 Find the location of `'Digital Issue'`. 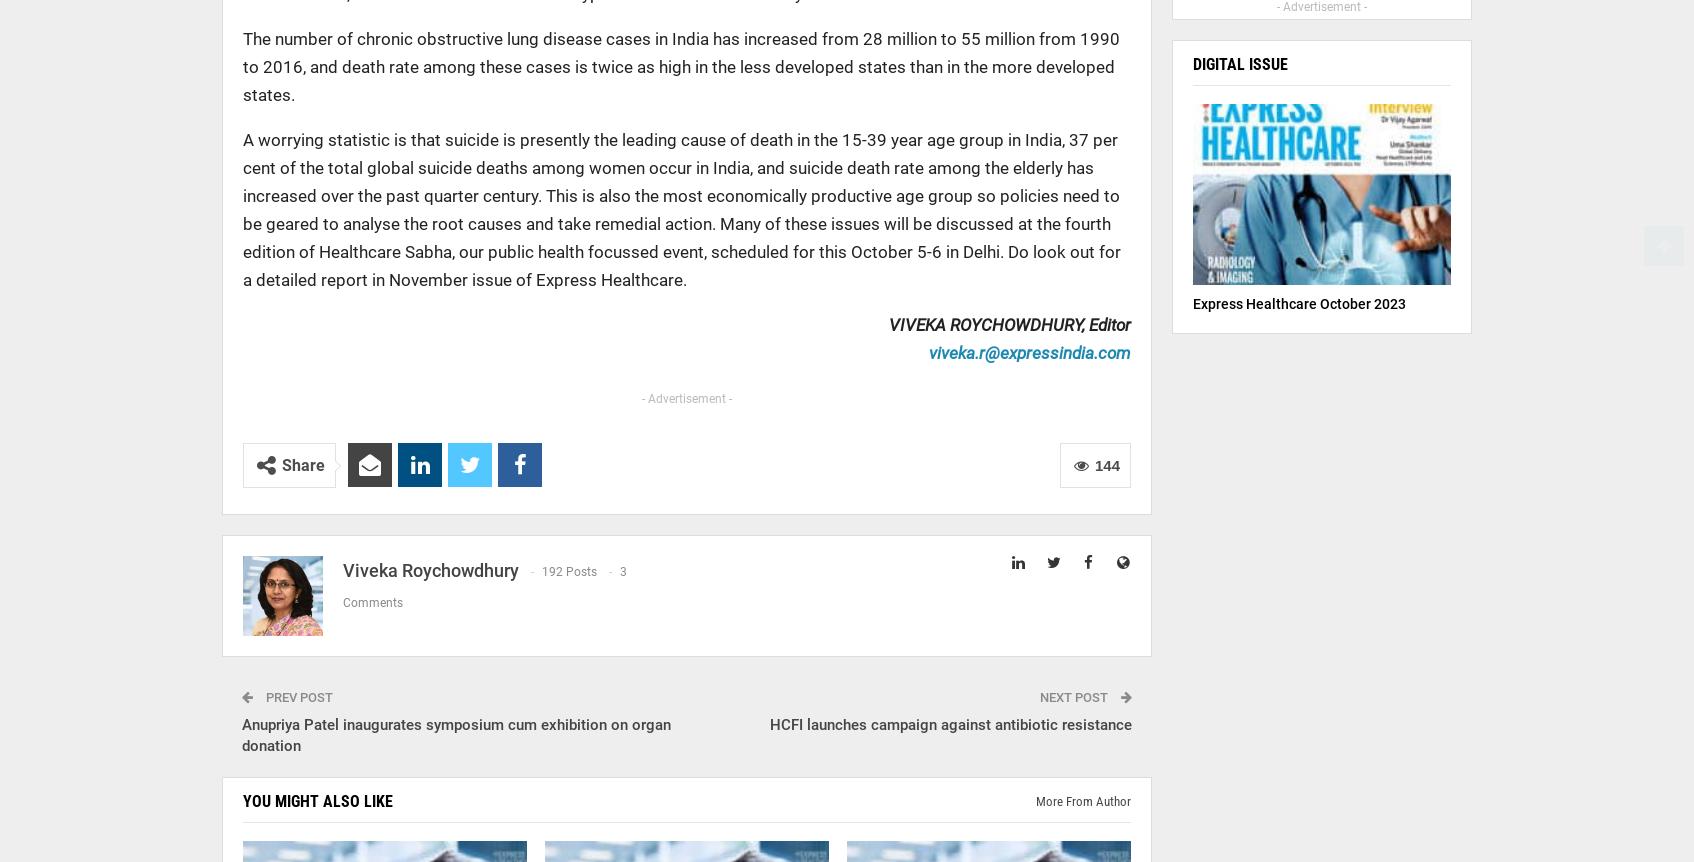

'Digital Issue' is located at coordinates (1238, 64).